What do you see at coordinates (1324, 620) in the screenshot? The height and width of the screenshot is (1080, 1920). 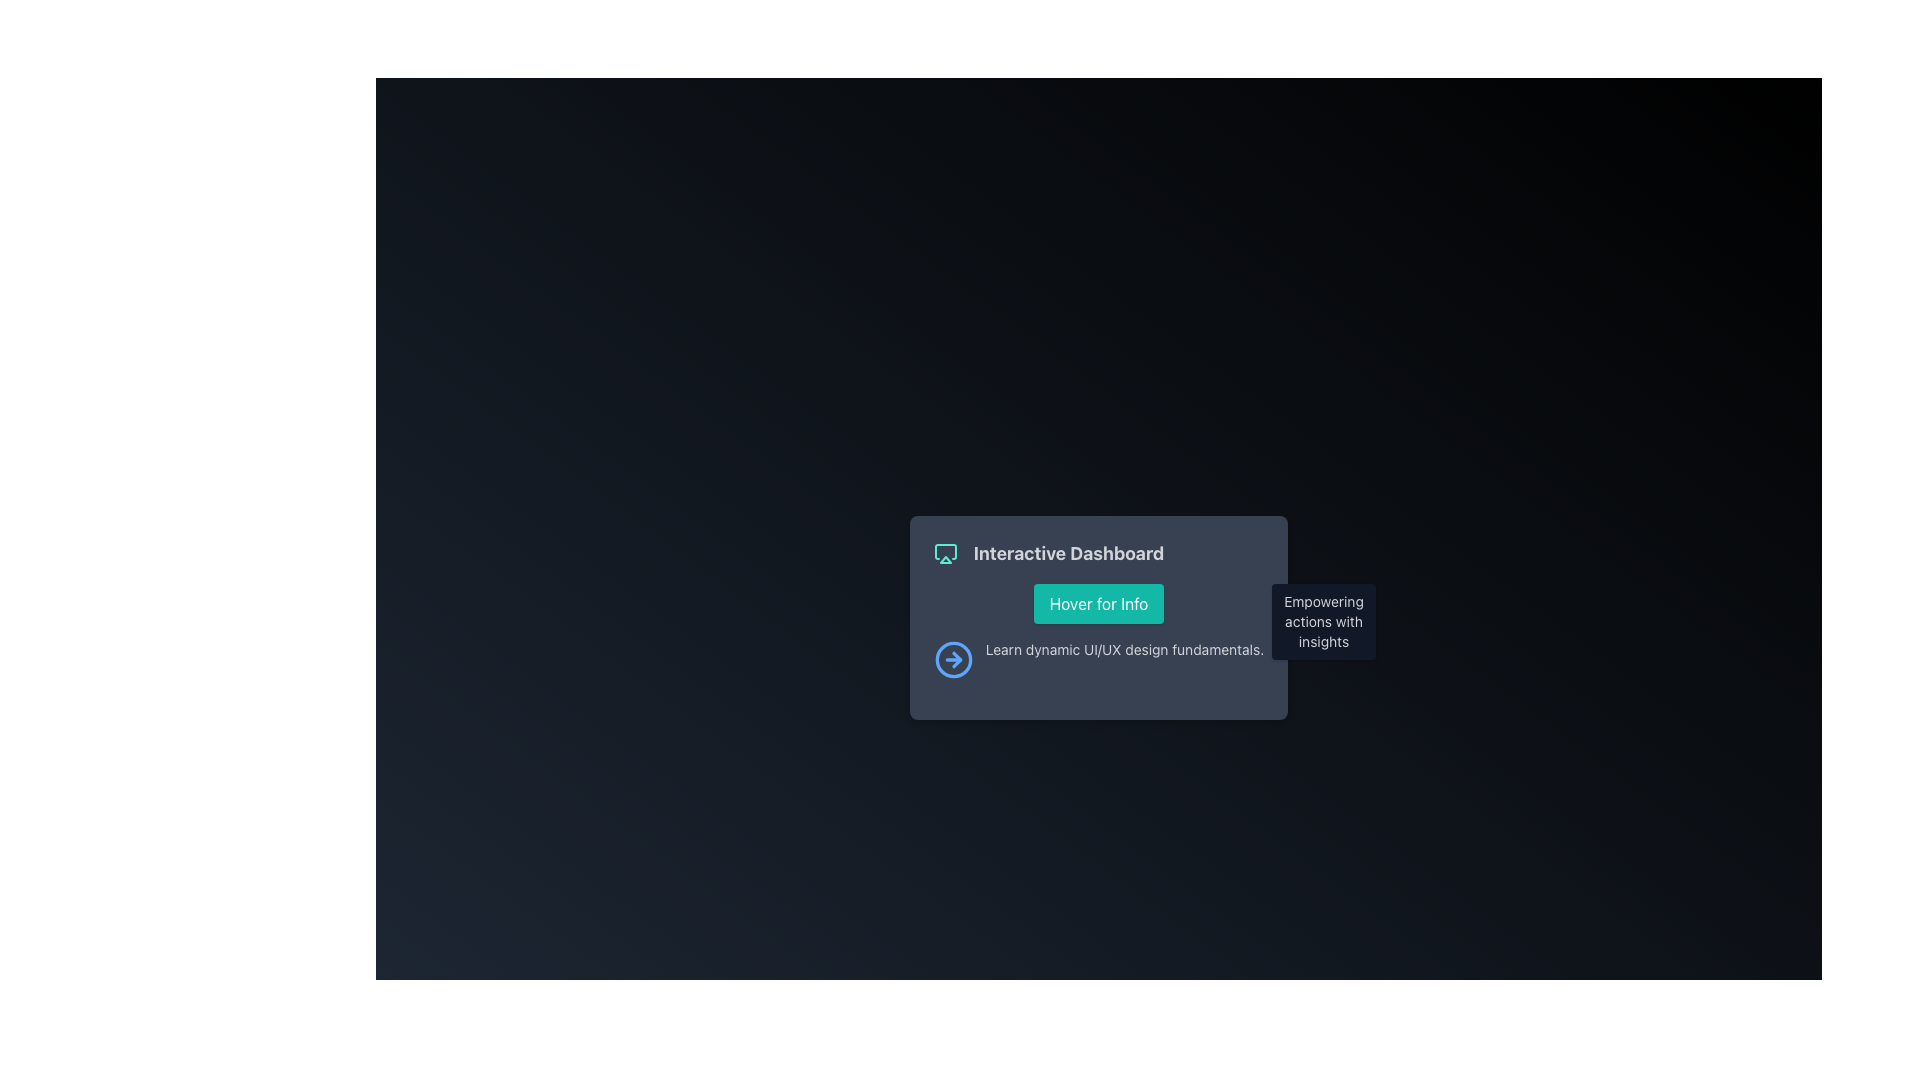 I see `the Tooltip that provides information when interacting with the 'Hover for Info' button, located to the right and slightly below it` at bounding box center [1324, 620].